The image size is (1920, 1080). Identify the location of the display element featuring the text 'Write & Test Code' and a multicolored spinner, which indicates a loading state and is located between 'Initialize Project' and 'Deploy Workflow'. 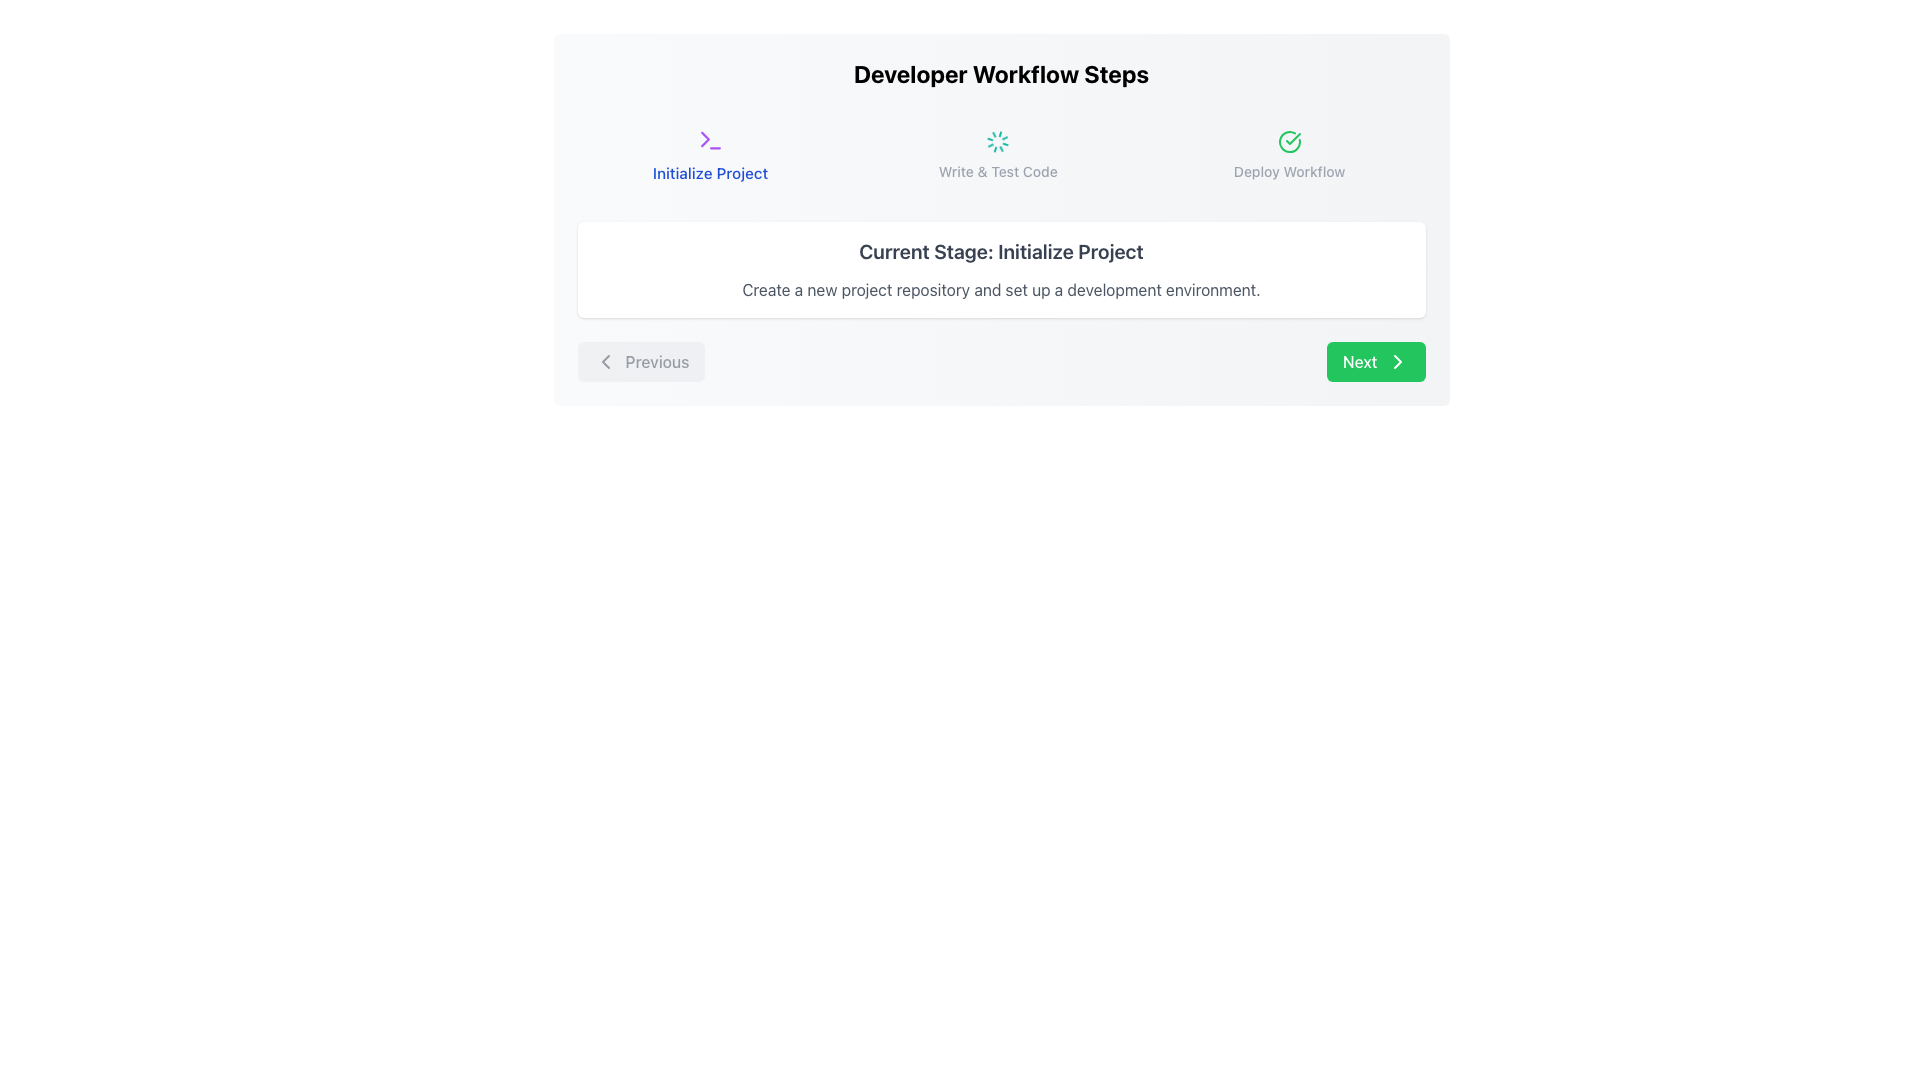
(998, 154).